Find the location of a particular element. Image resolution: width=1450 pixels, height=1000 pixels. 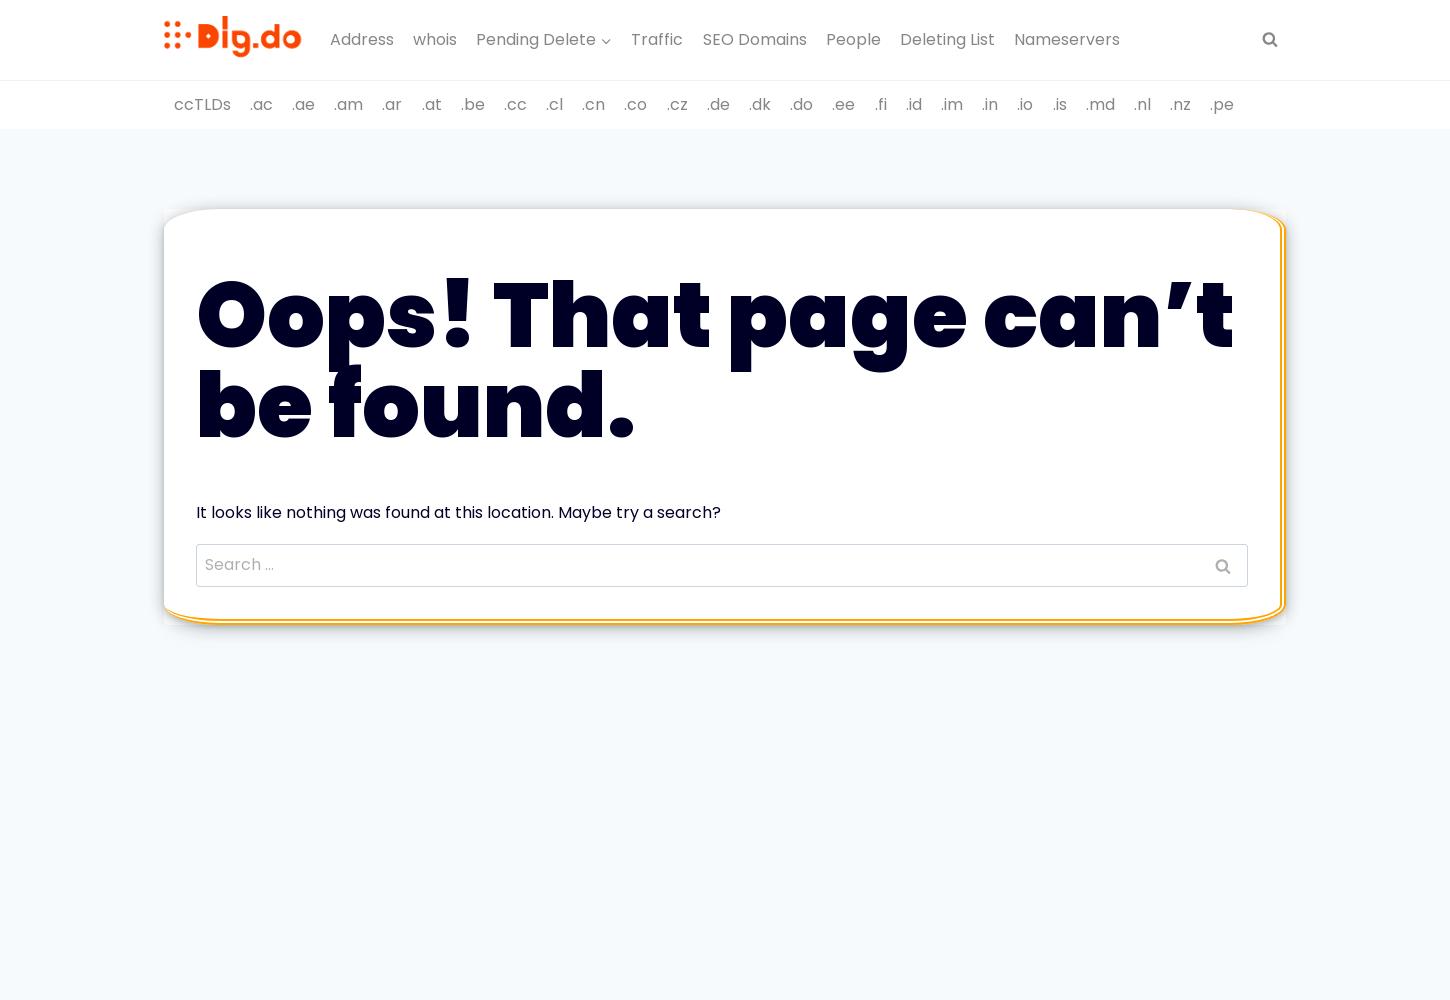

'.cz' is located at coordinates (675, 102).